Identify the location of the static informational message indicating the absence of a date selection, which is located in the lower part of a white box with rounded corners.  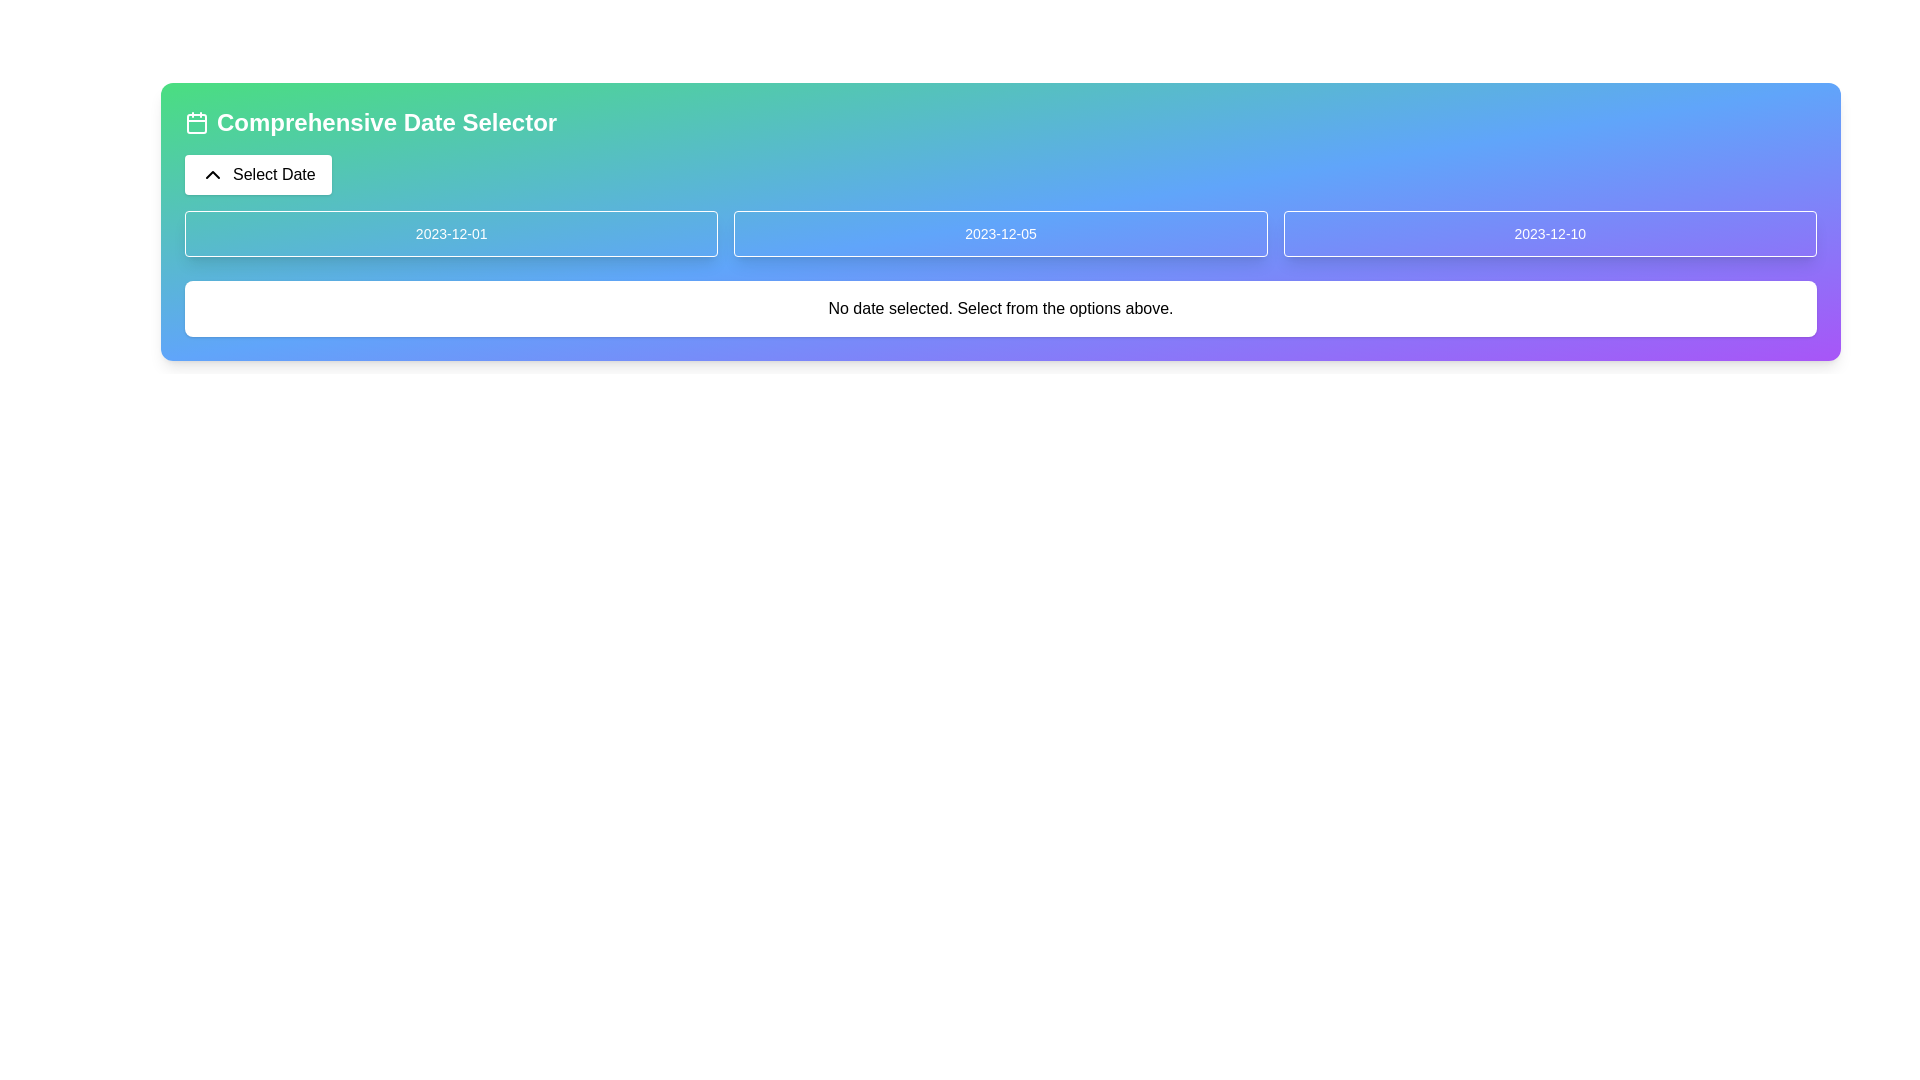
(1001, 308).